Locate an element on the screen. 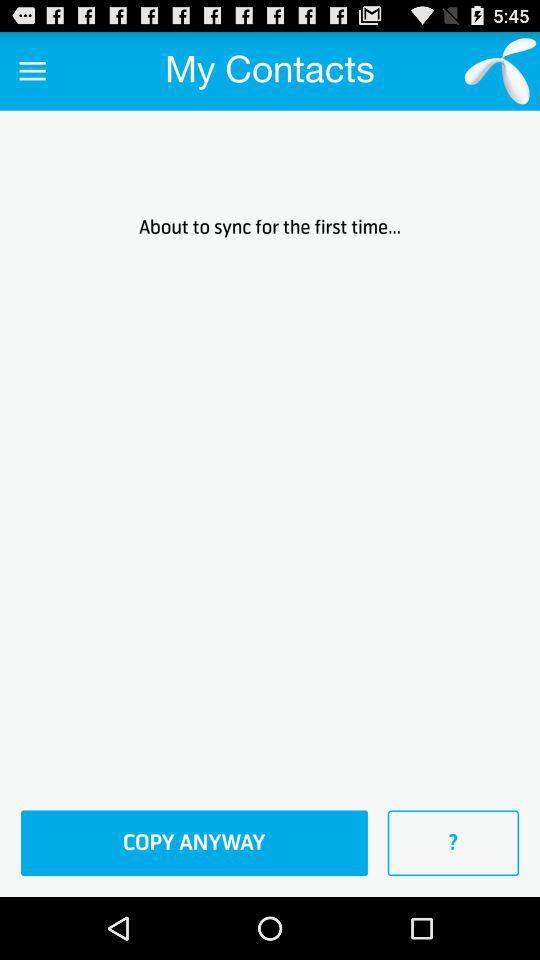 This screenshot has height=960, width=540. the icon next to  ?  icon is located at coordinates (194, 842).